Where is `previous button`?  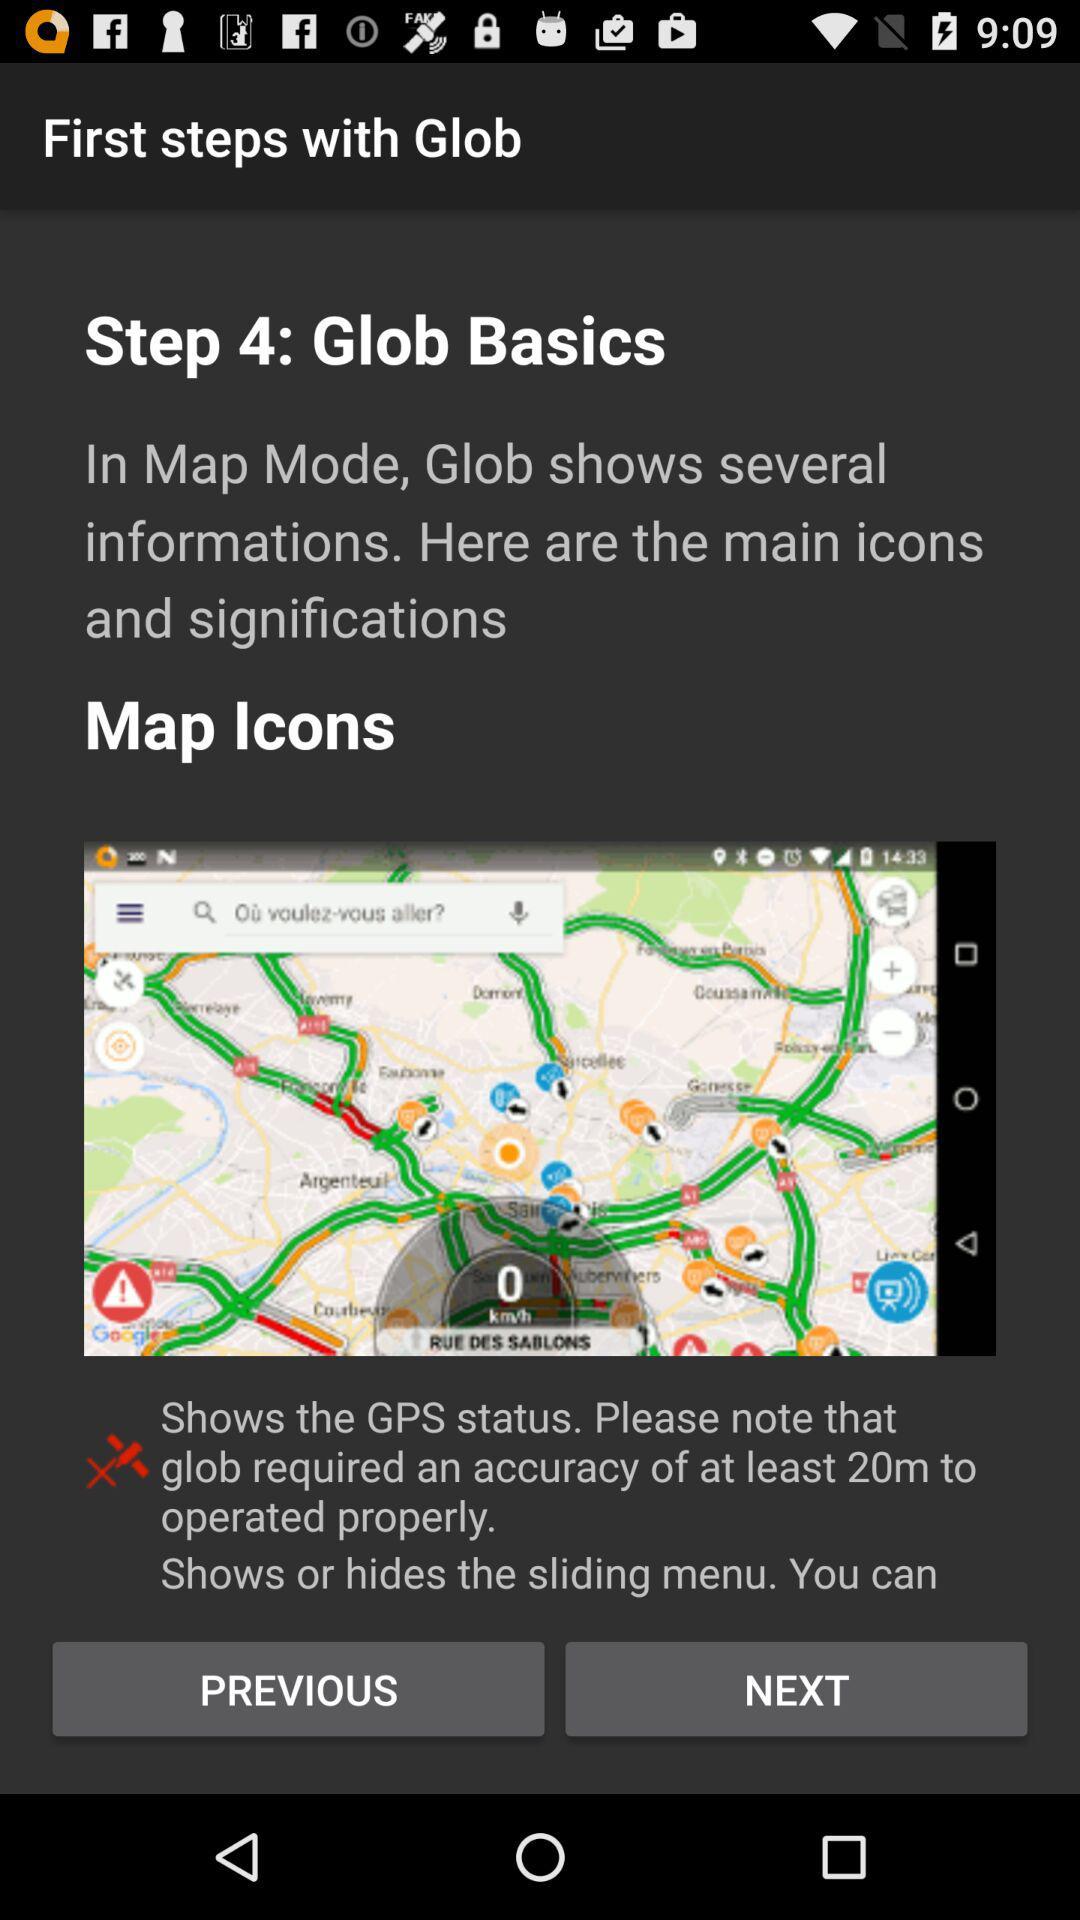 previous button is located at coordinates (298, 1688).